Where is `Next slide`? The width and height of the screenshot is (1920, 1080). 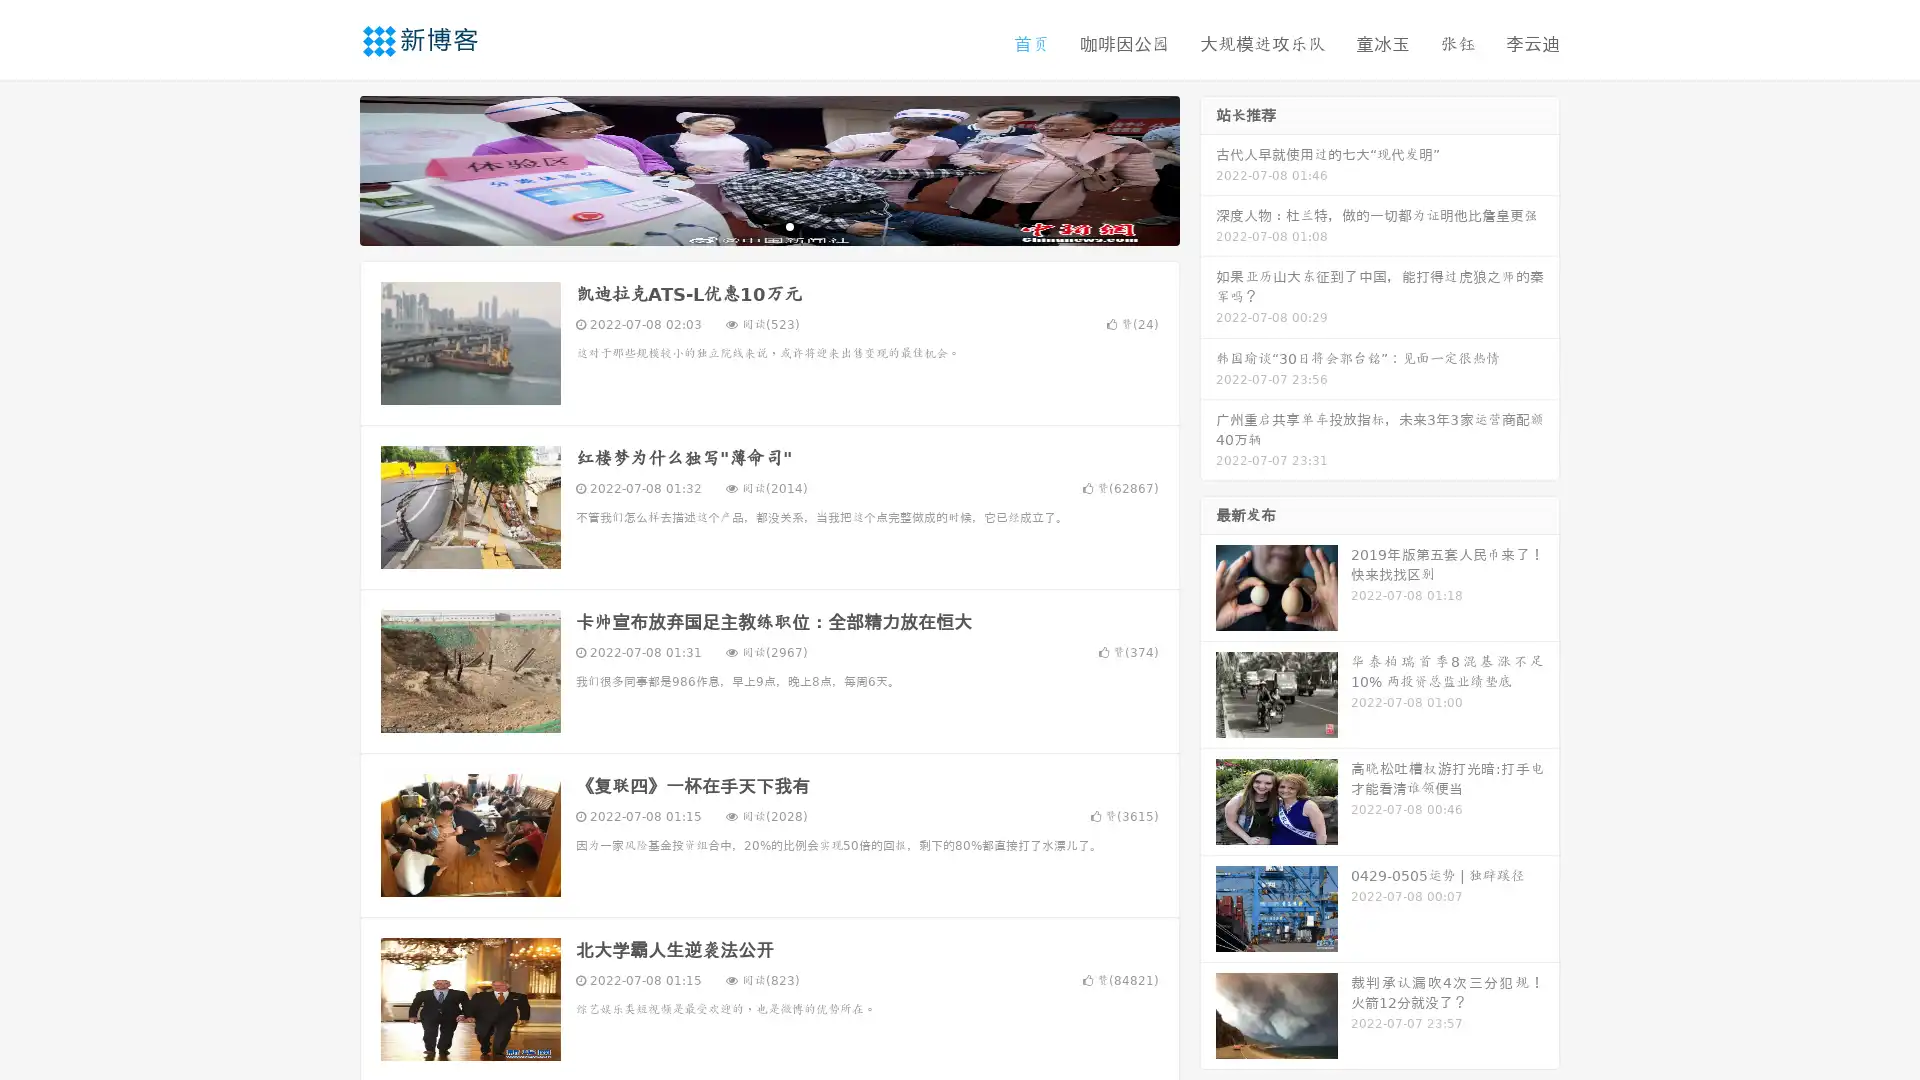 Next slide is located at coordinates (1208, 168).